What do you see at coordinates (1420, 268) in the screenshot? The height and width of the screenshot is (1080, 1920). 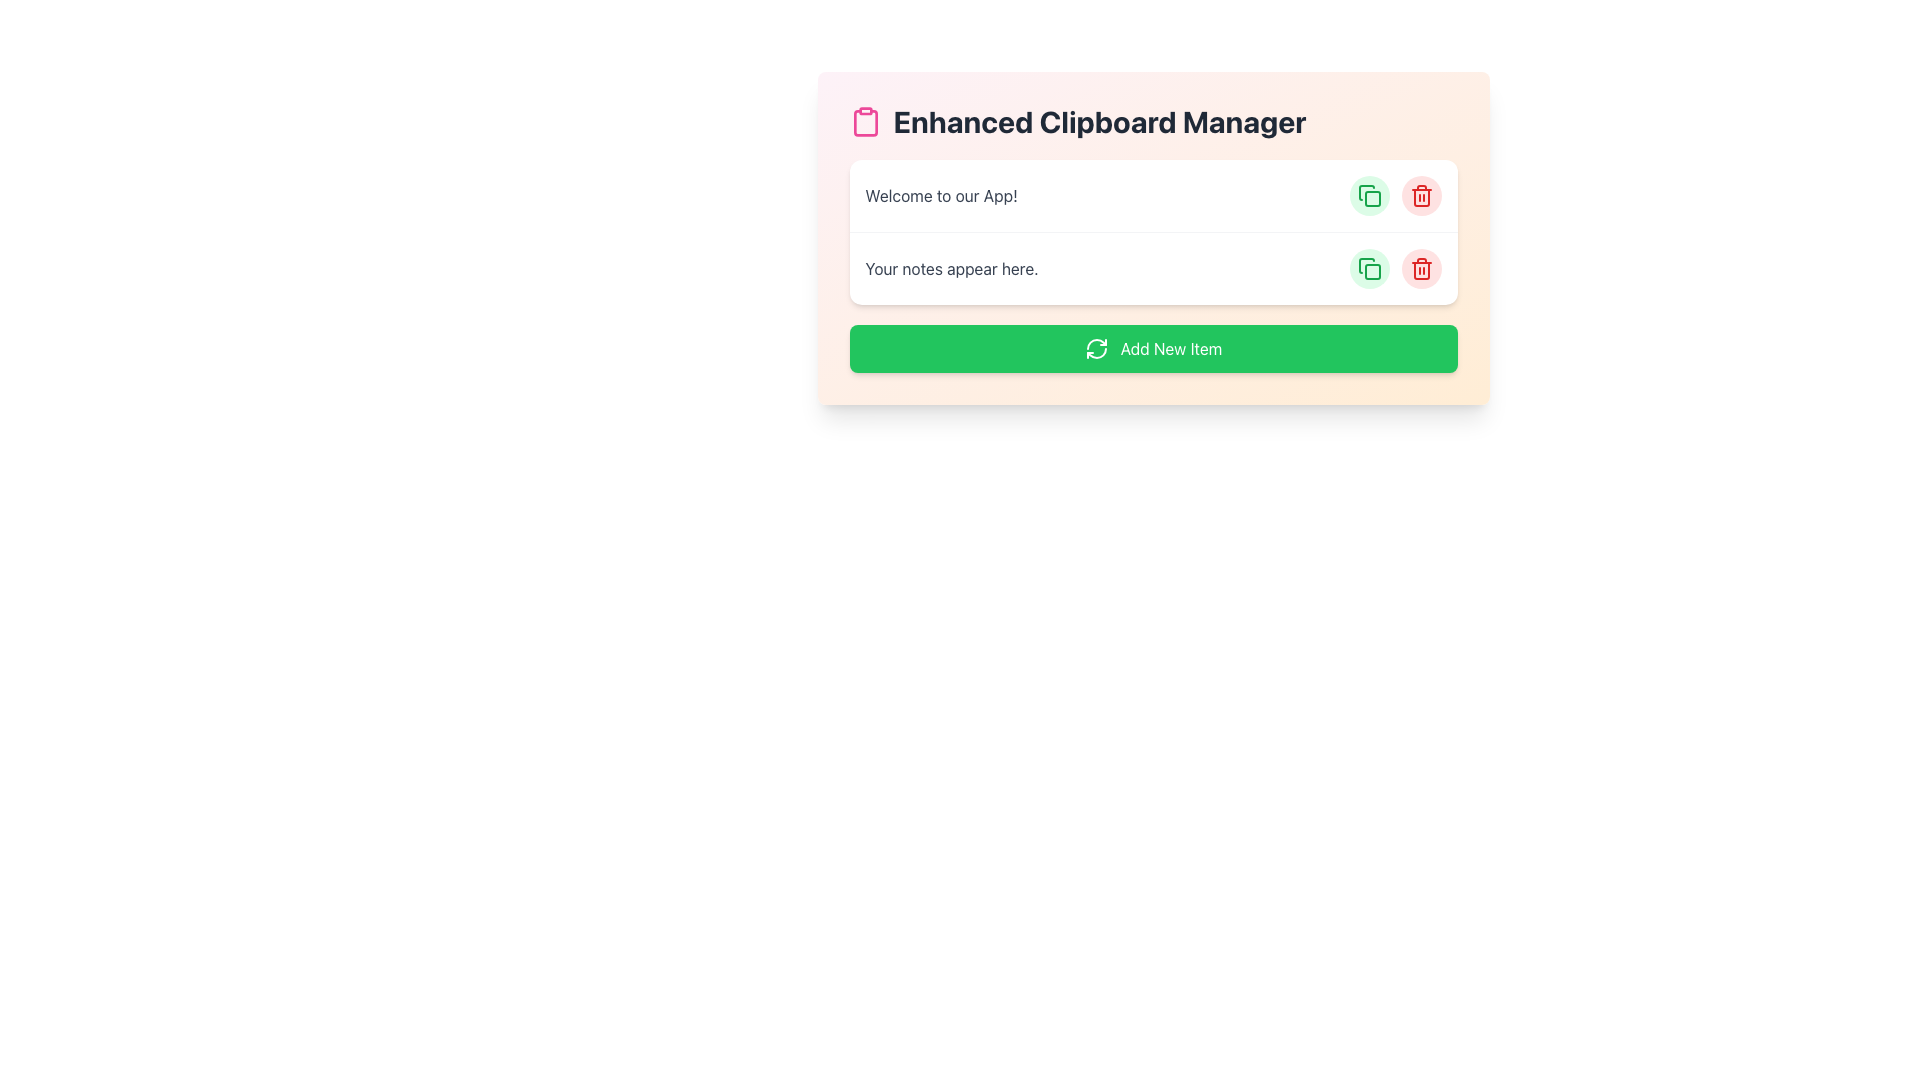 I see `the delete button located on the right side of a row in a list, which is the second button in its group` at bounding box center [1420, 268].